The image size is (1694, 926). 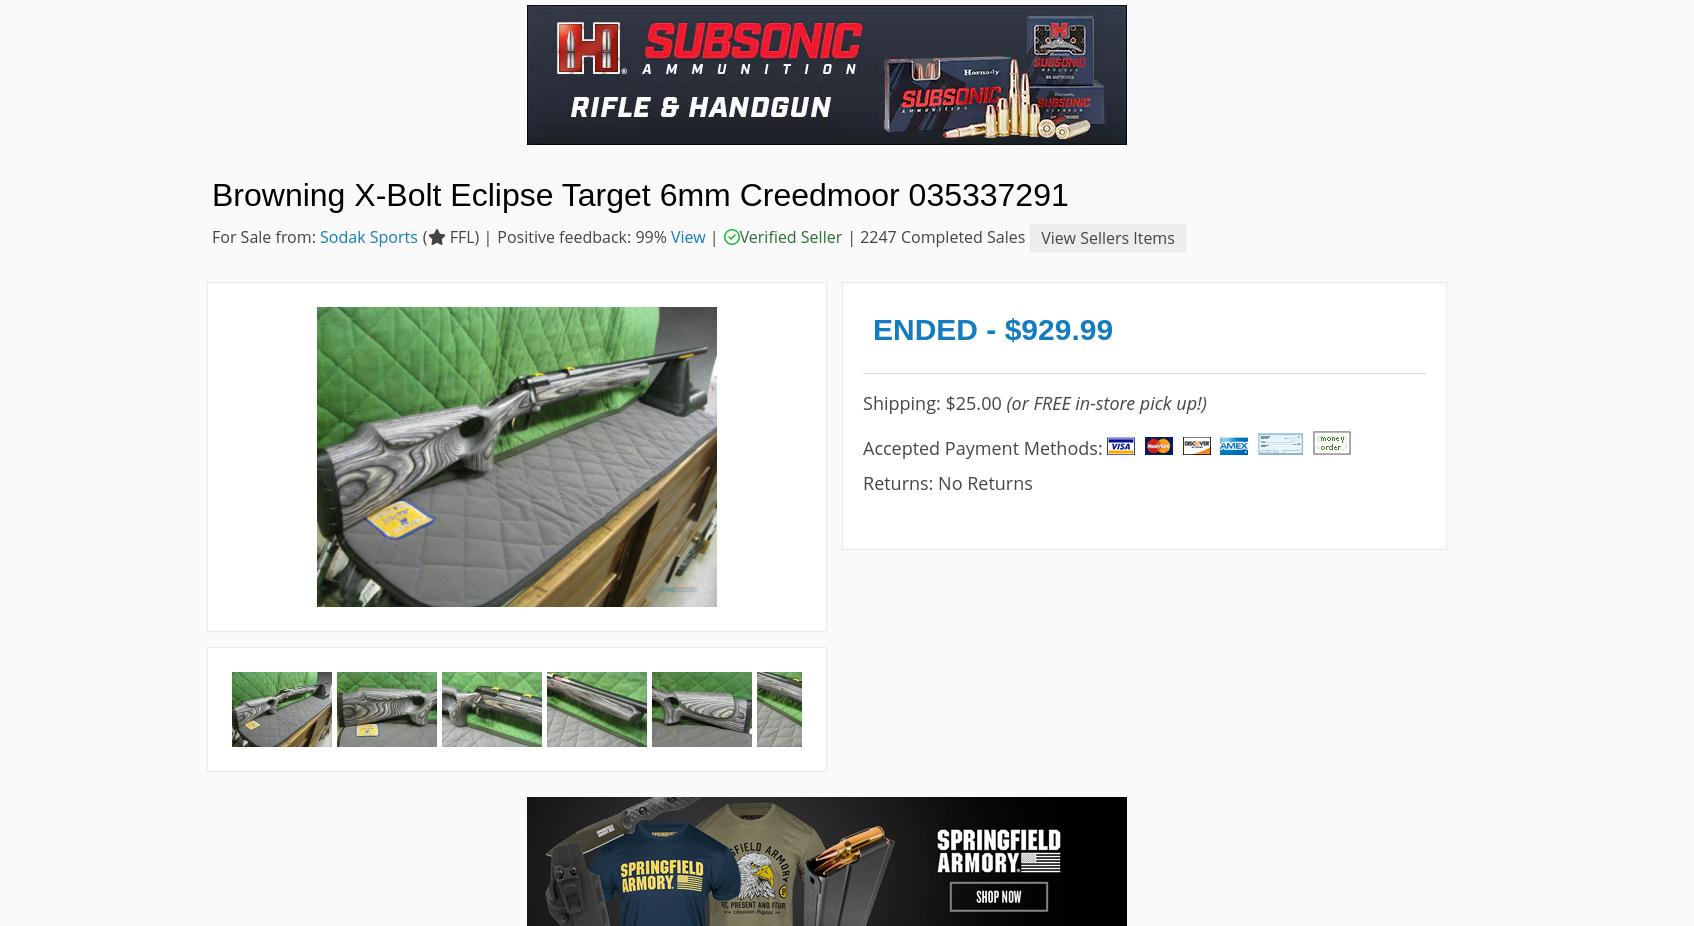 I want to click on 'ENDED - $929.99', so click(x=871, y=328).